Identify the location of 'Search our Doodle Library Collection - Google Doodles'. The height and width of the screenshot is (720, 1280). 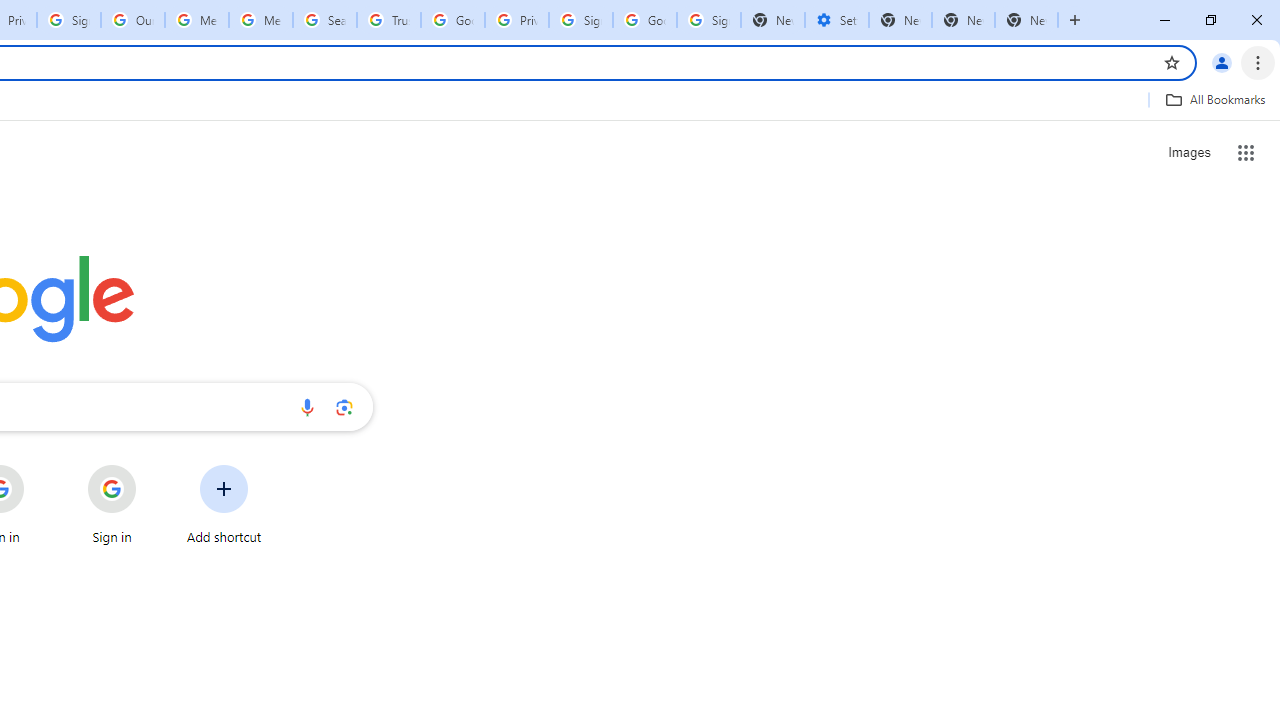
(325, 20).